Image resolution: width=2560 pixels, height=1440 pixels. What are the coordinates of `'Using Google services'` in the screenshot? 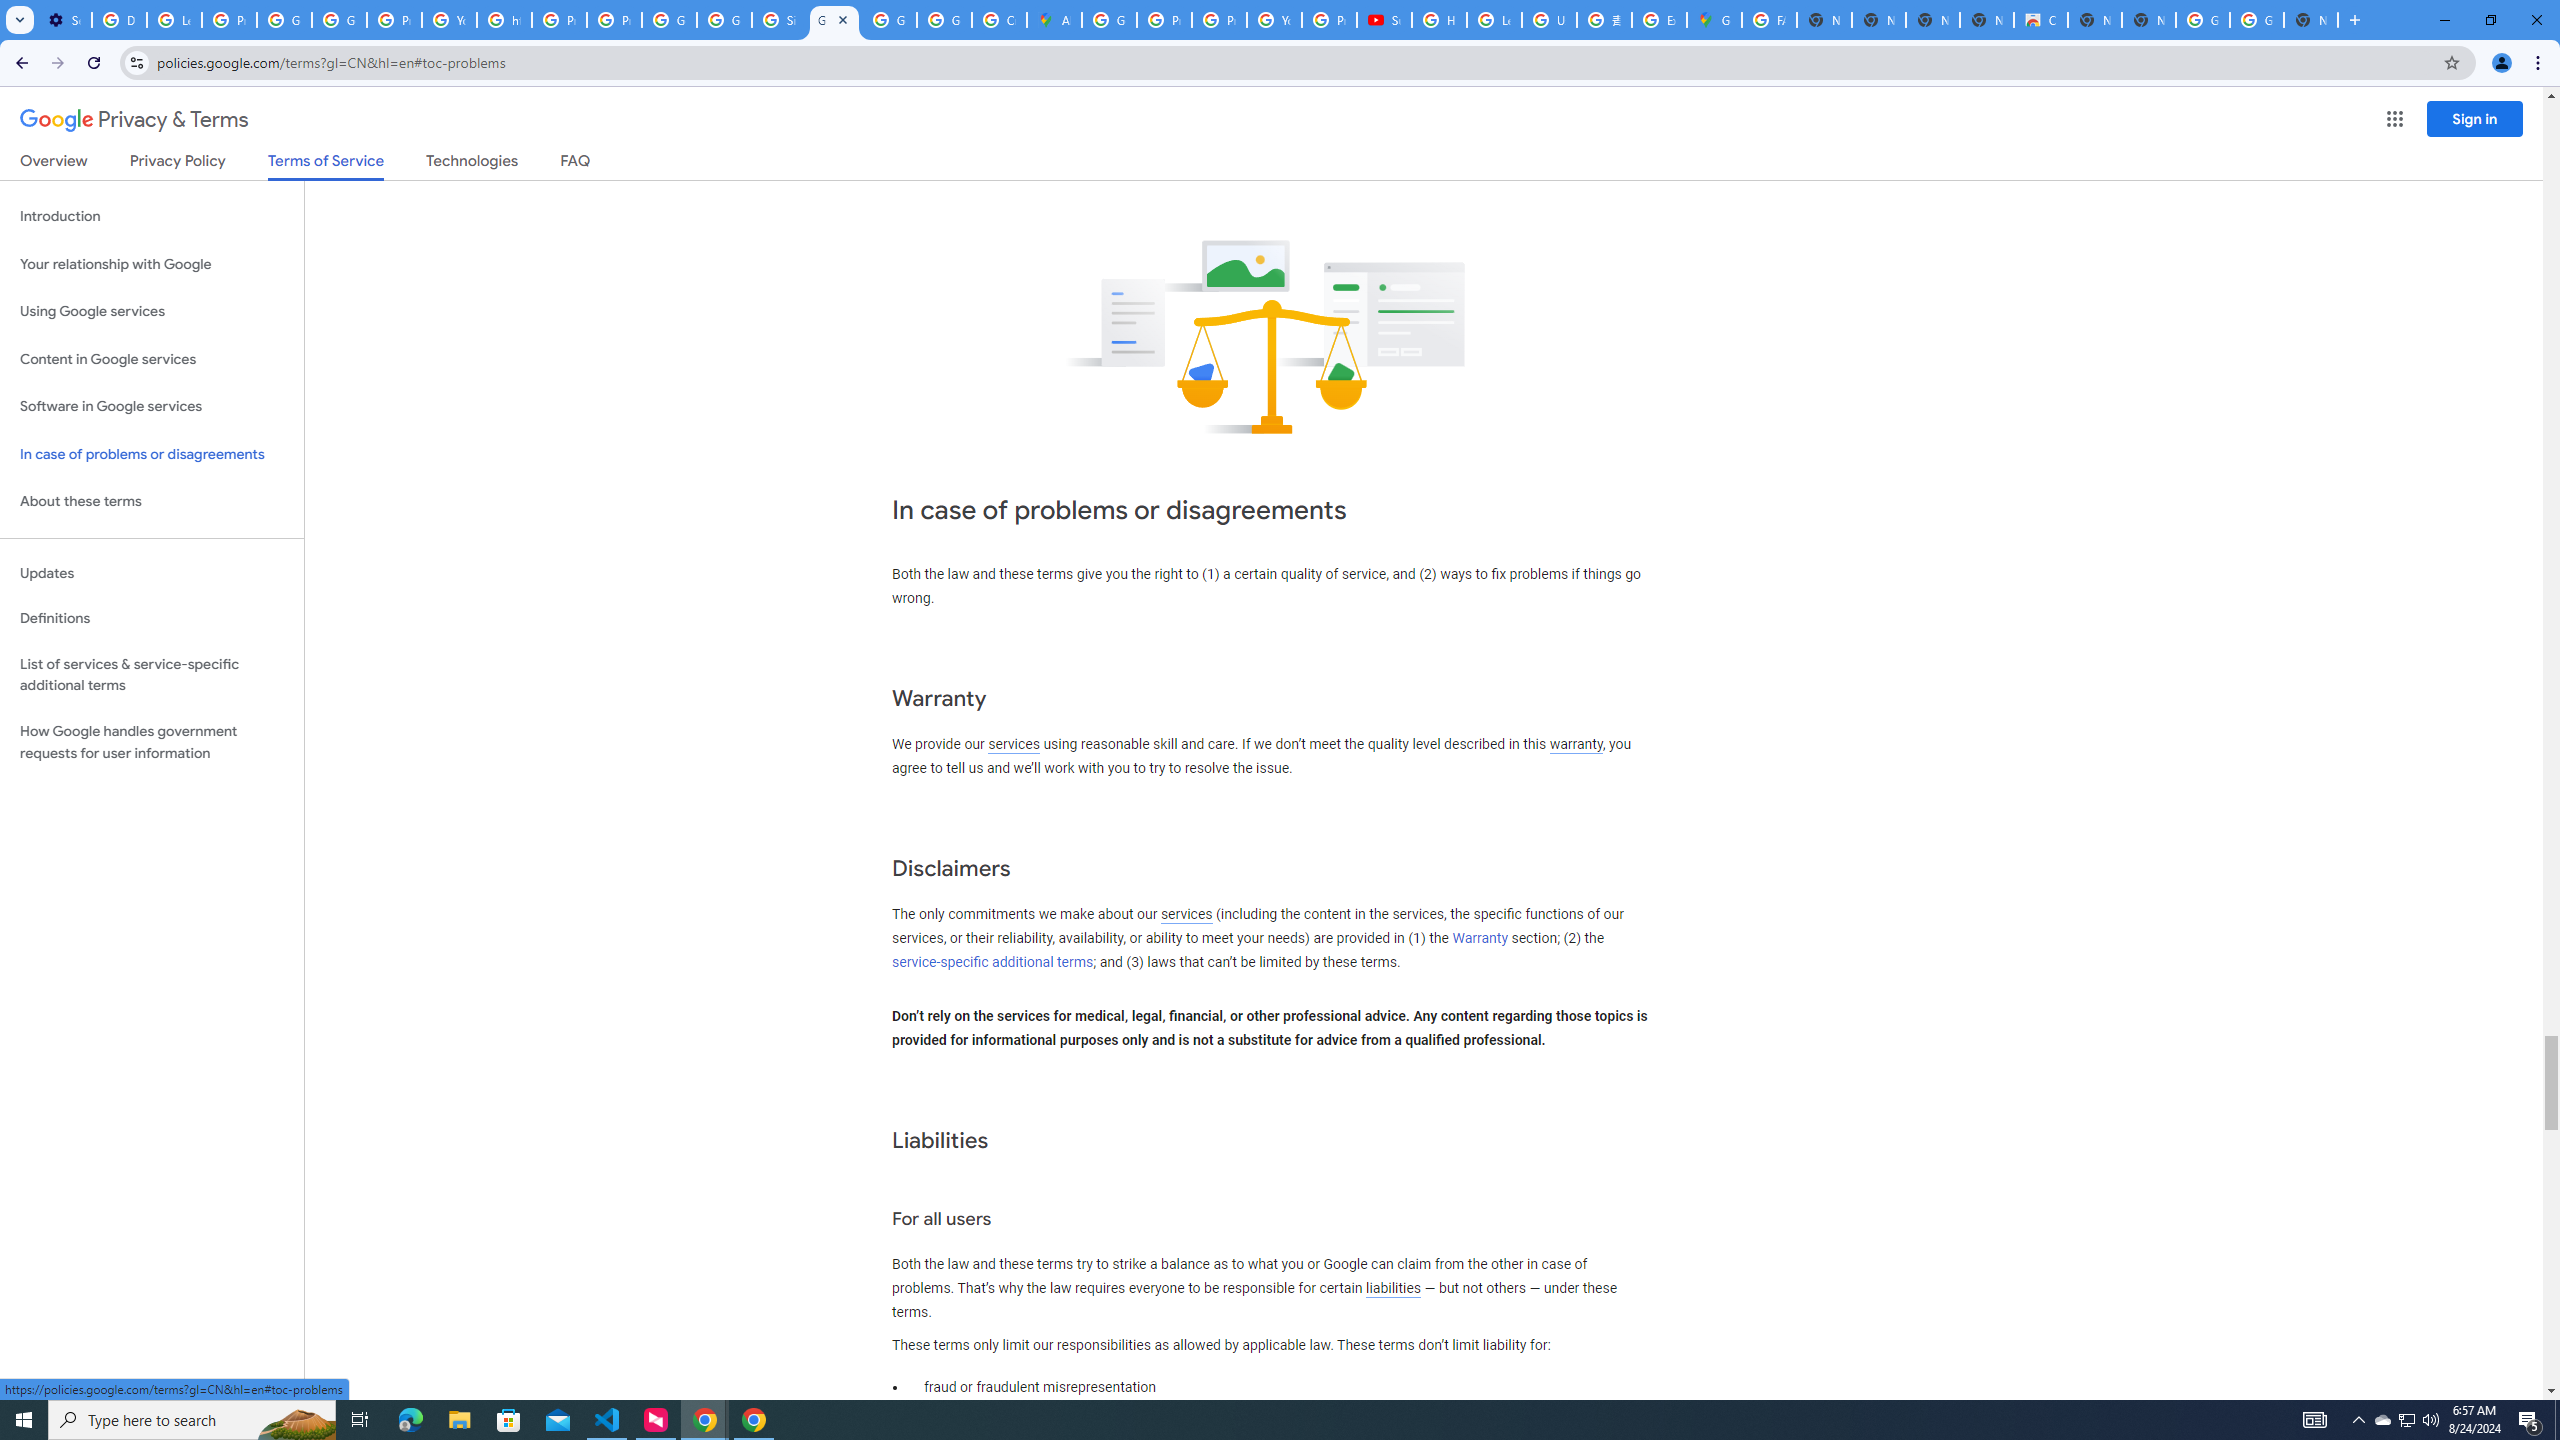 It's located at (151, 310).